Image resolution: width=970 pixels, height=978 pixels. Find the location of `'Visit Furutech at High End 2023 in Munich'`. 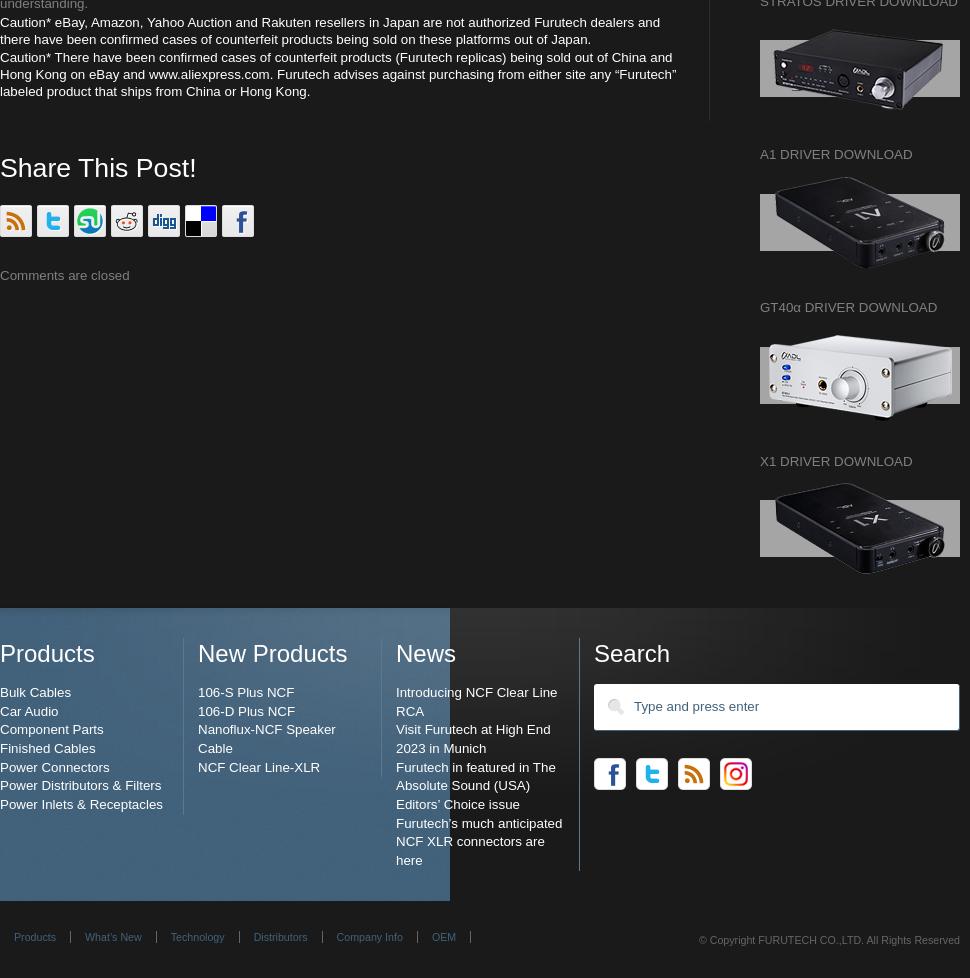

'Visit Furutech at High End 2023 in Munich' is located at coordinates (471, 737).